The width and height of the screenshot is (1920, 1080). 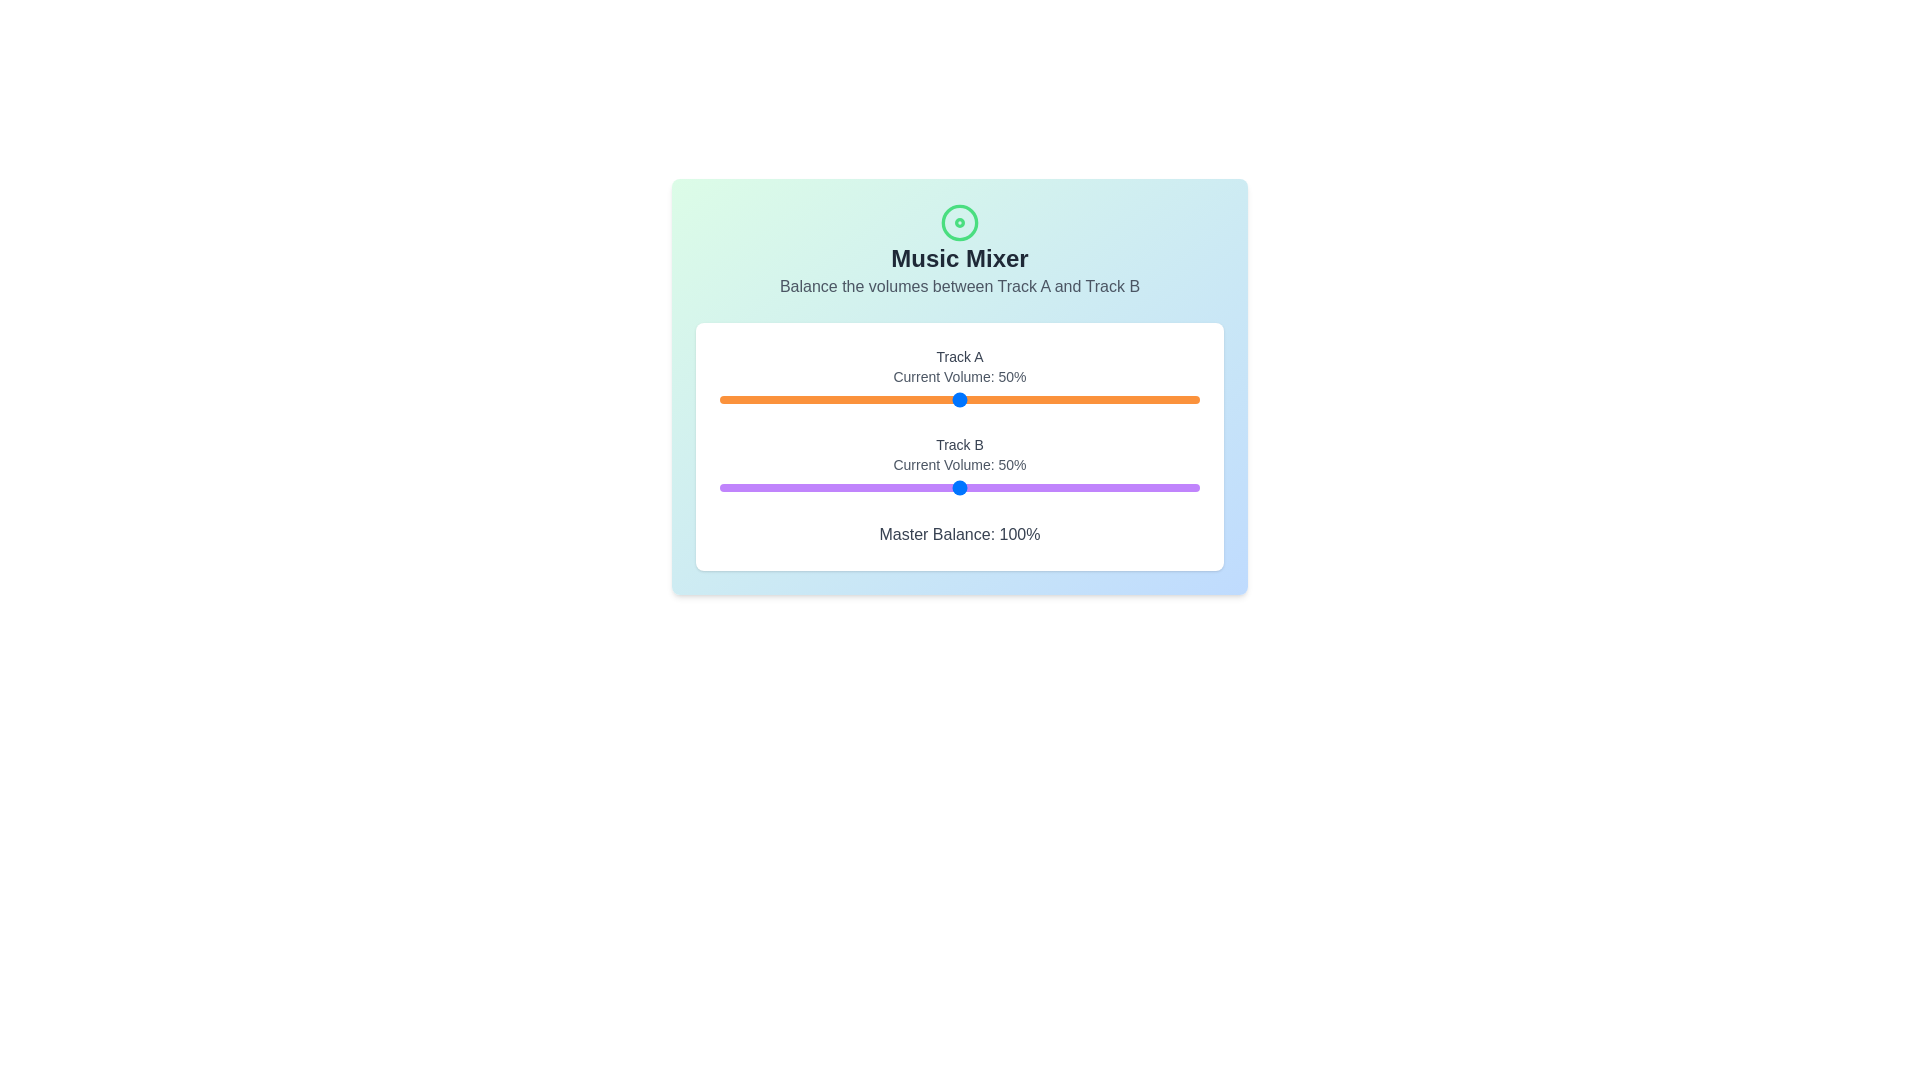 What do you see at coordinates (1027, 488) in the screenshot?
I see `the volume slider for Track B to 64%` at bounding box center [1027, 488].